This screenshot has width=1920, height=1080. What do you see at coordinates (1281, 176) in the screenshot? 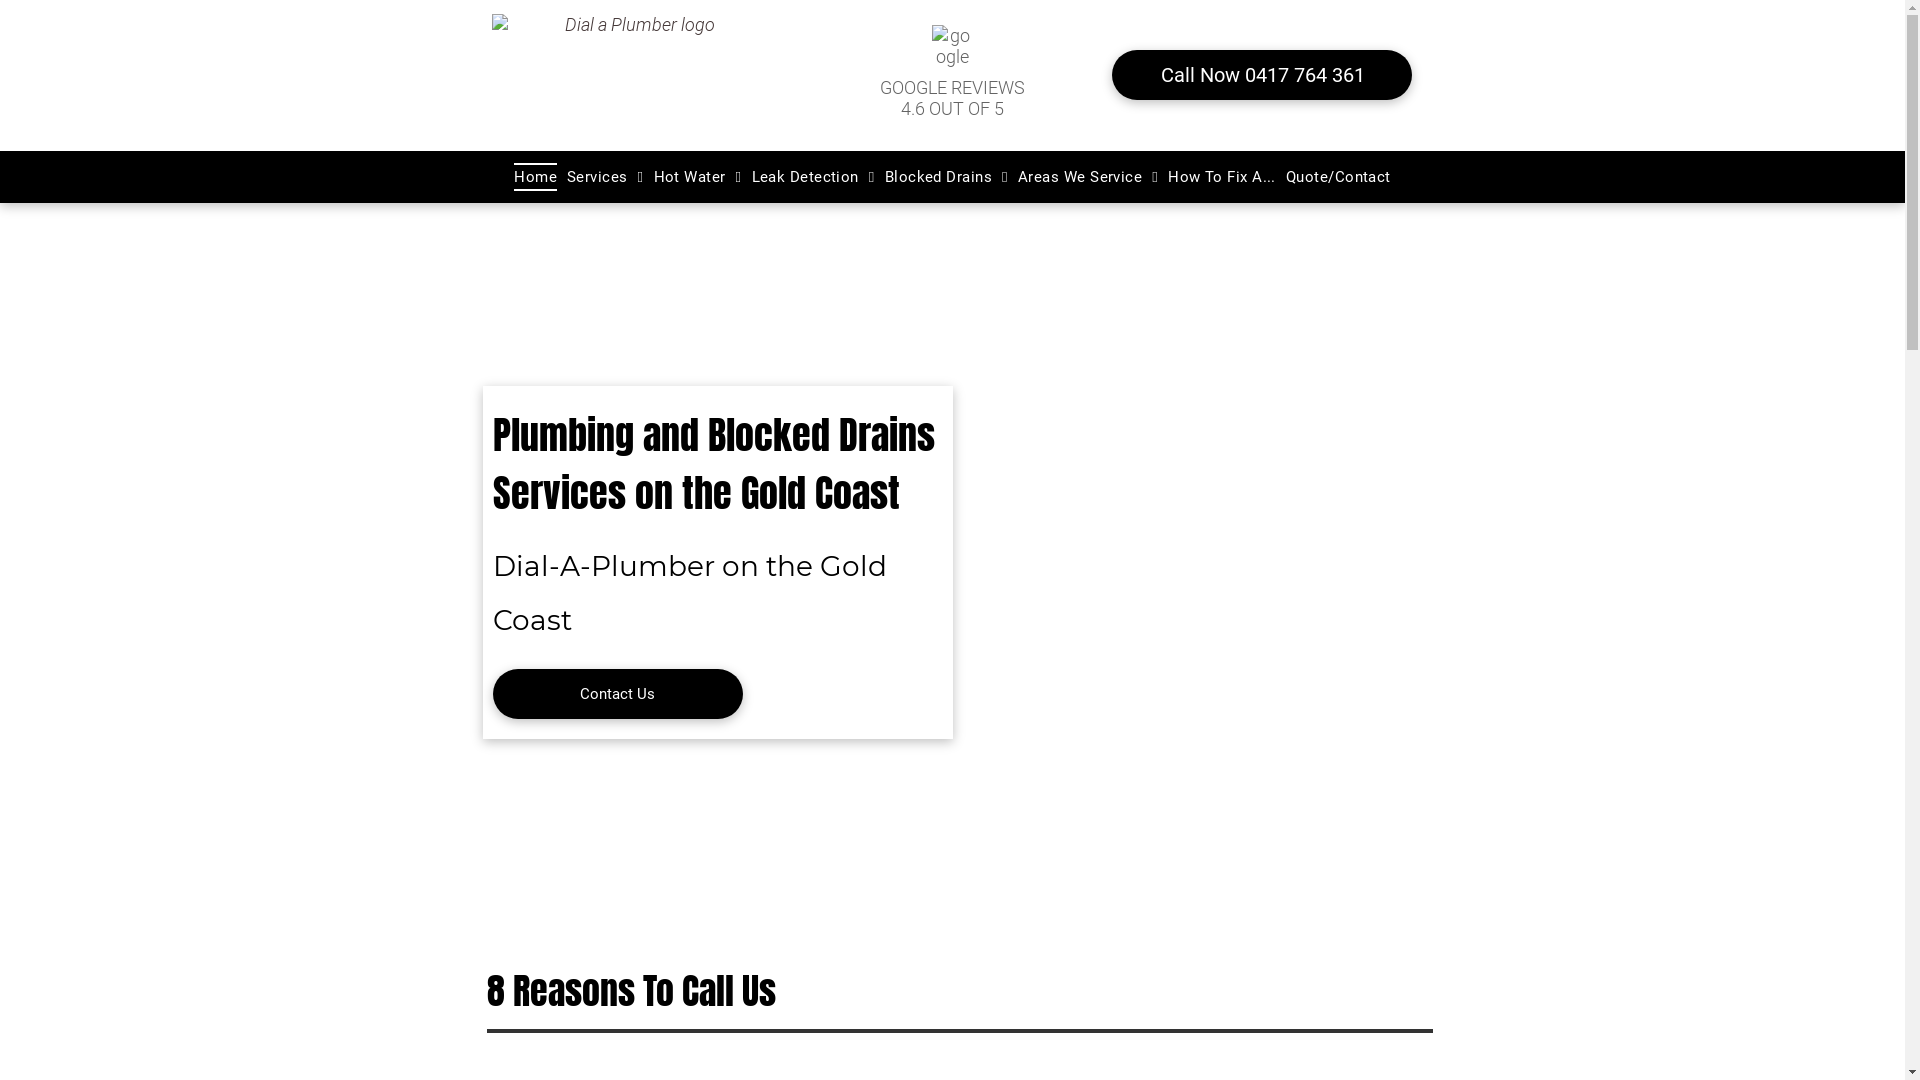
I see `'Quote/Contact'` at bounding box center [1281, 176].